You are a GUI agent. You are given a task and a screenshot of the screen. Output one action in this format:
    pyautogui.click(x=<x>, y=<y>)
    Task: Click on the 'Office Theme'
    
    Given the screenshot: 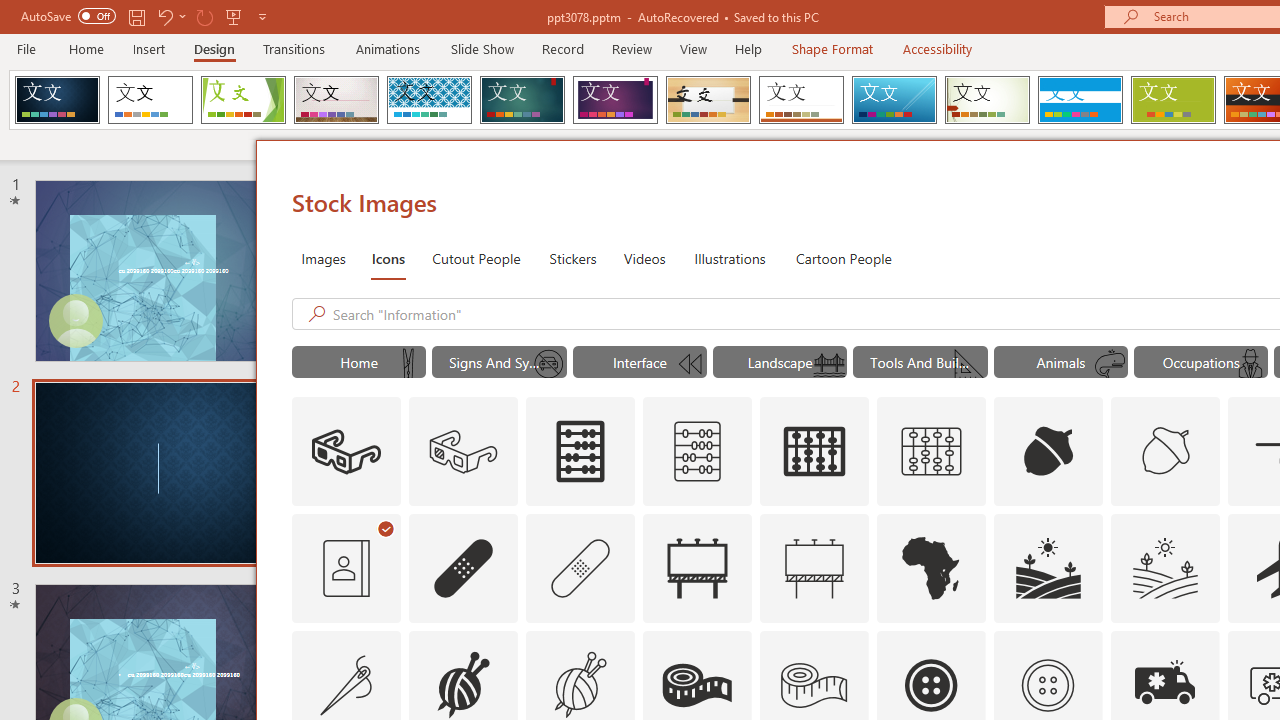 What is the action you would take?
    pyautogui.click(x=149, y=100)
    